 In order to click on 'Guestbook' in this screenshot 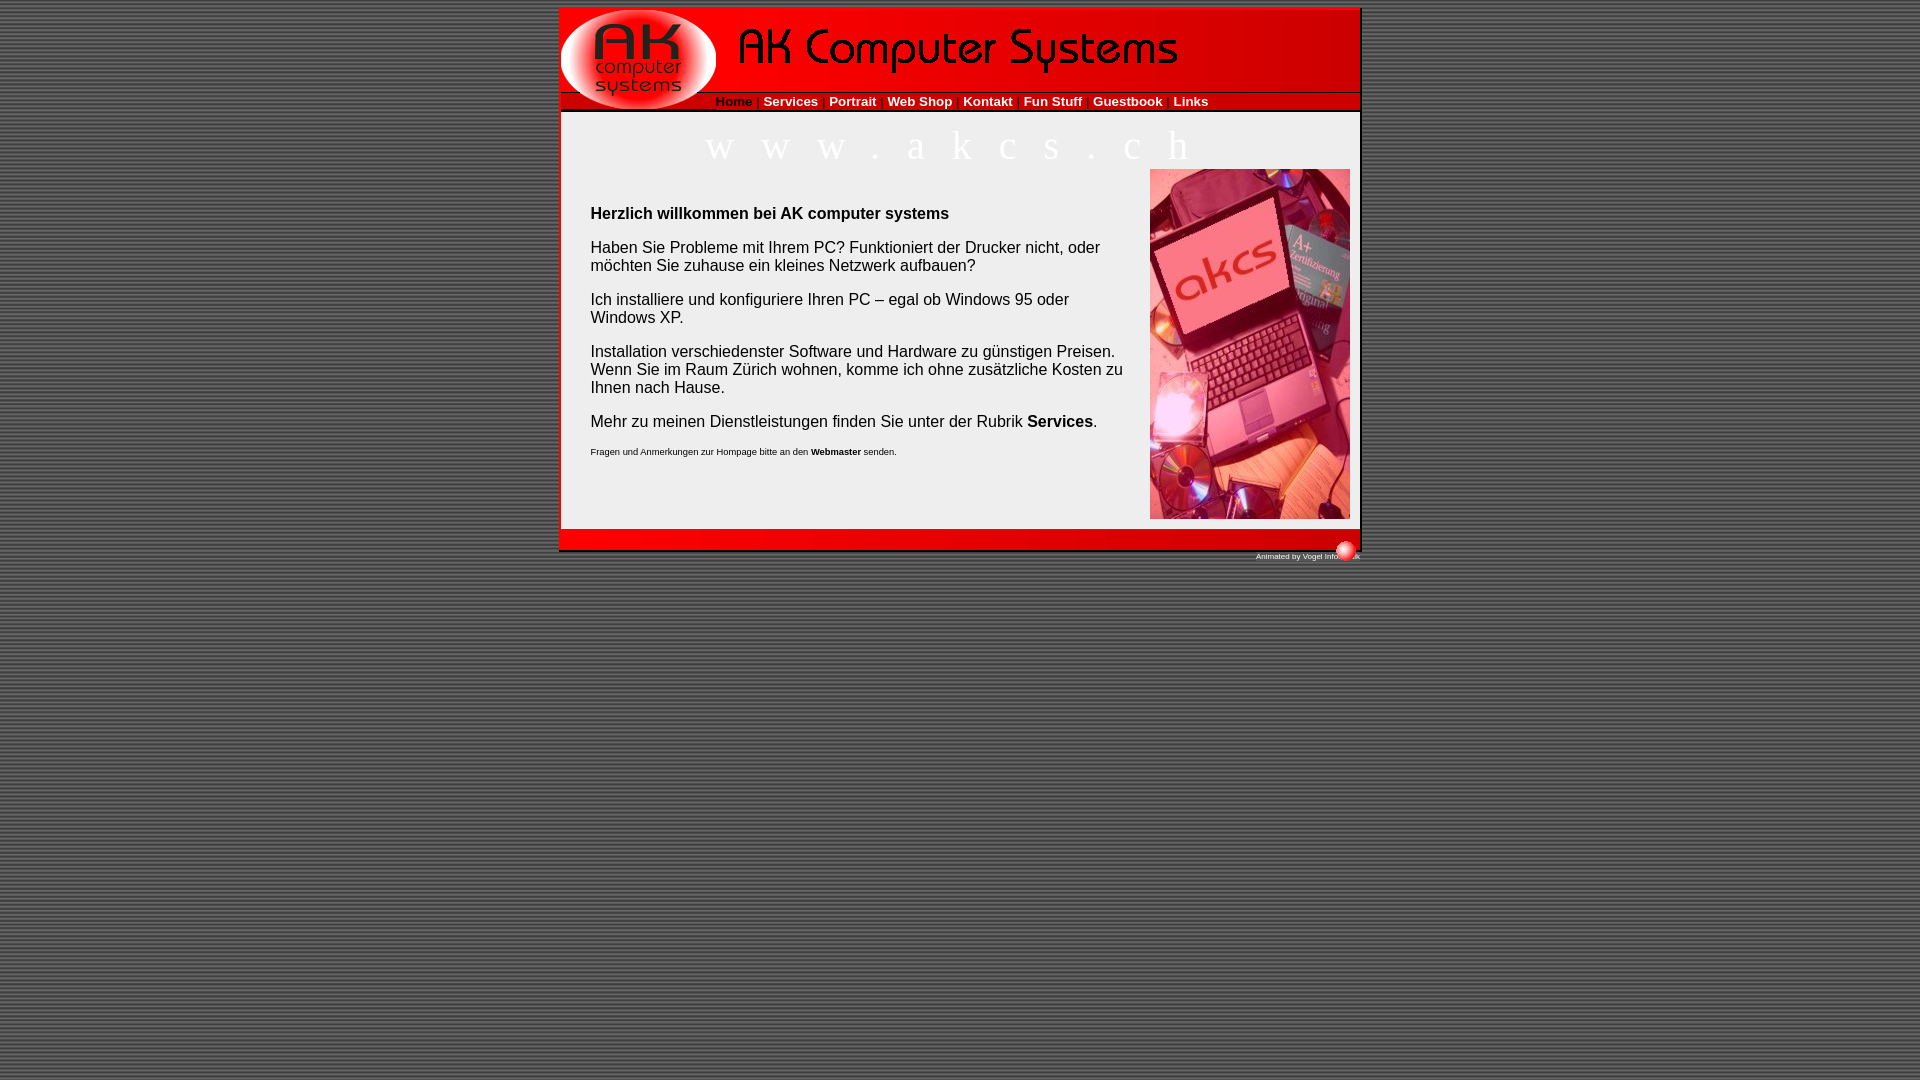, I will do `click(1128, 101)`.